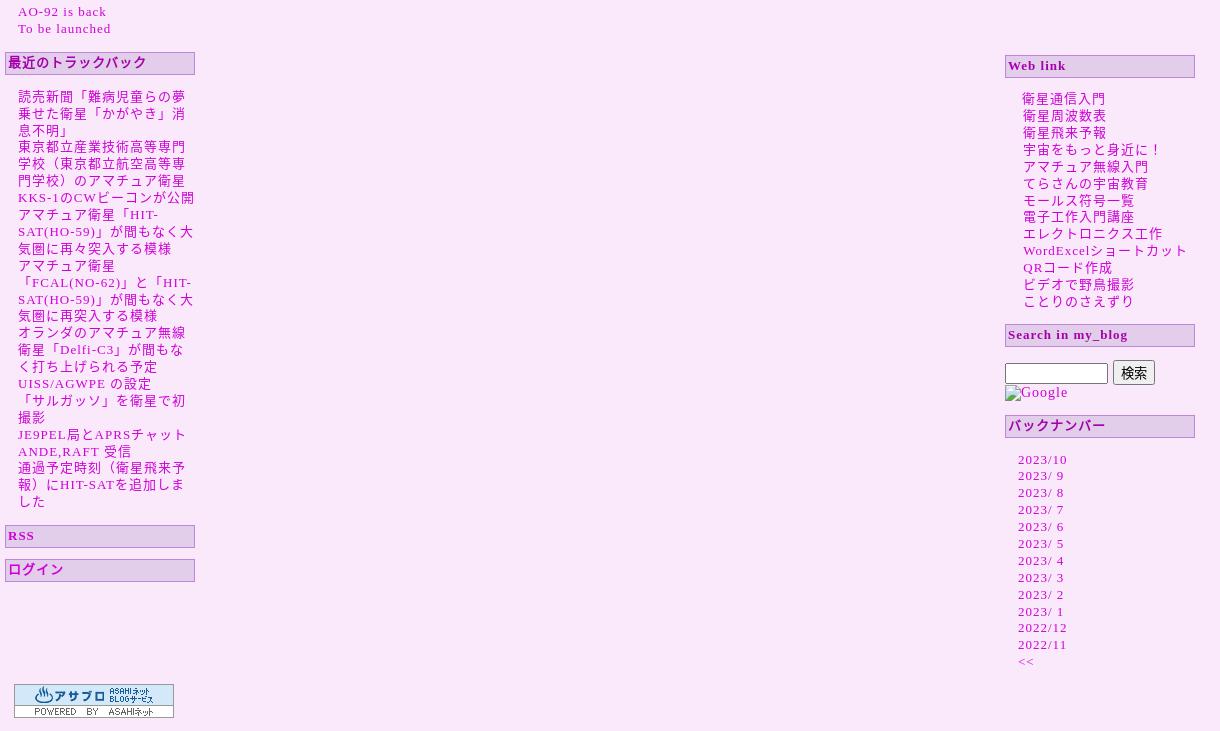  I want to click on 'RSS', so click(20, 534).